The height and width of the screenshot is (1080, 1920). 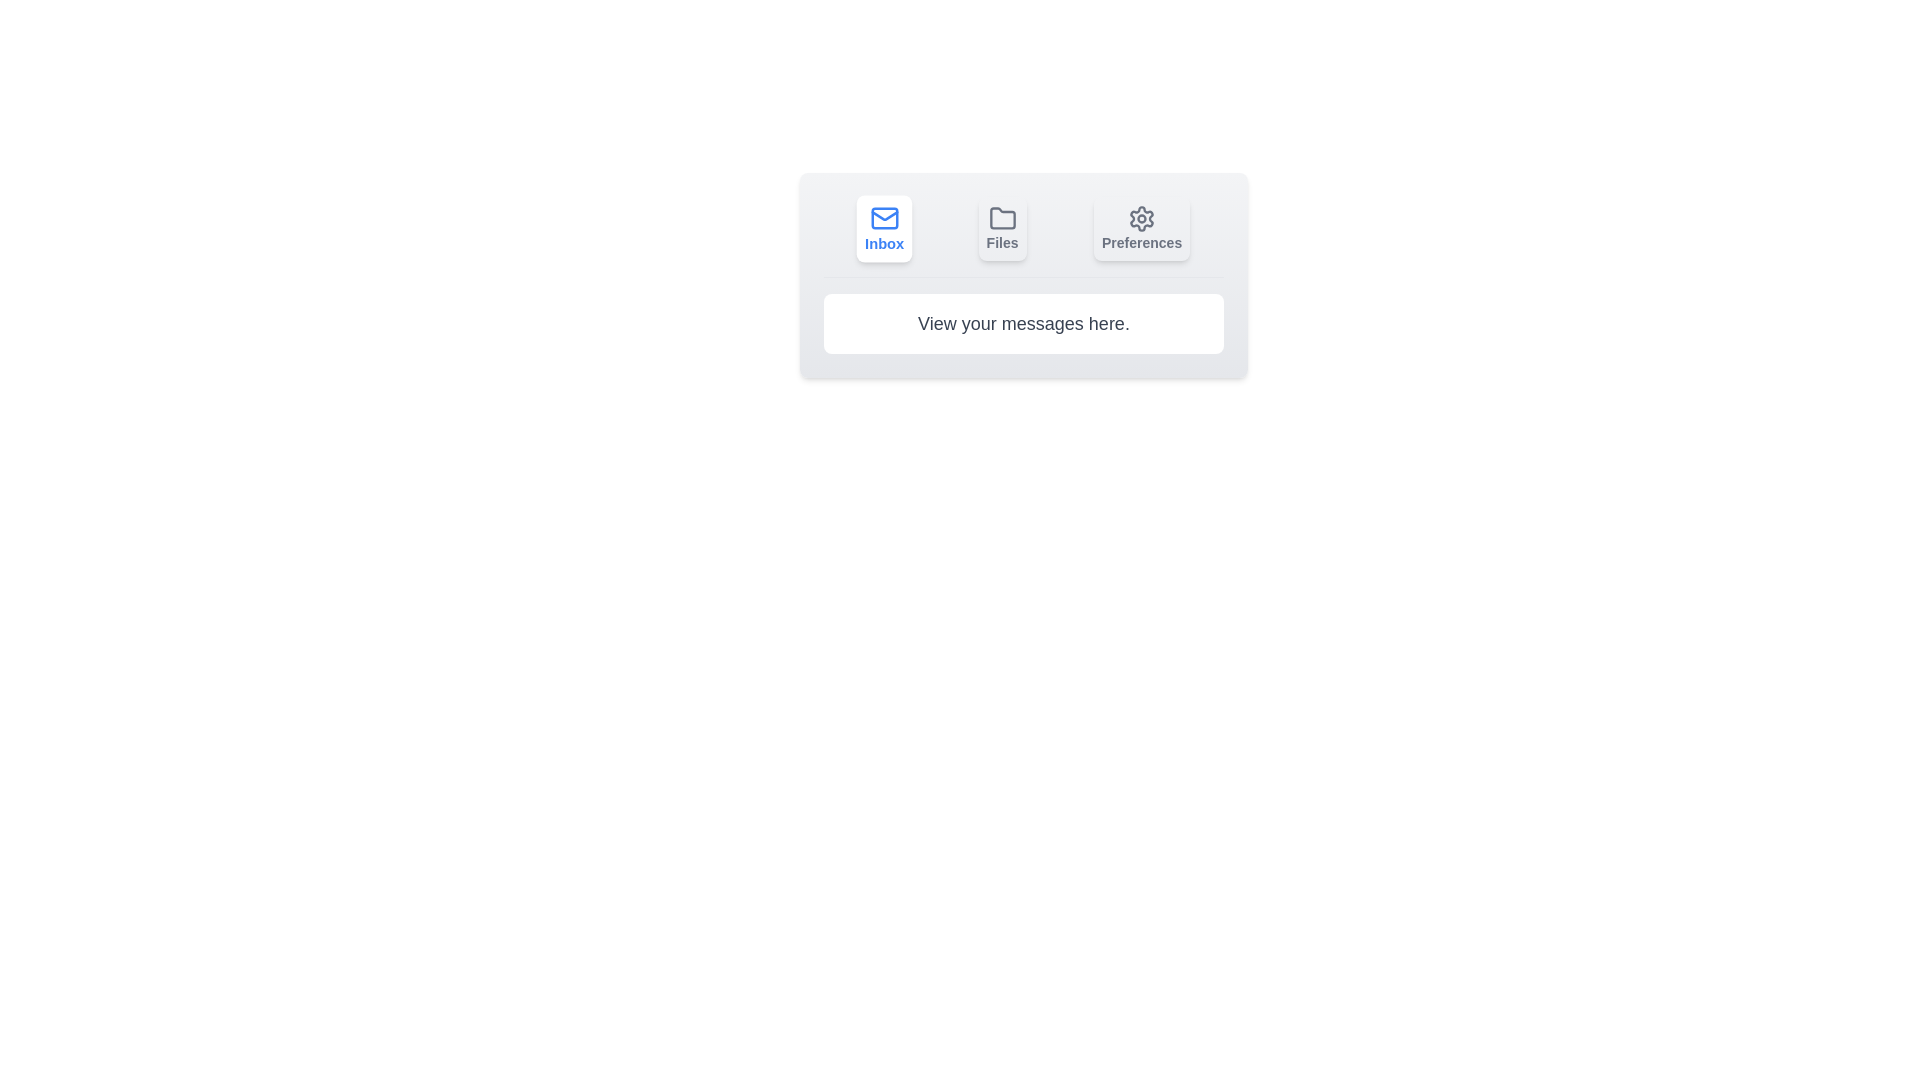 I want to click on the static text label located in the center of a white, rounded rectangular section below the Inbox, Files, and Preferences icons, so click(x=1023, y=323).